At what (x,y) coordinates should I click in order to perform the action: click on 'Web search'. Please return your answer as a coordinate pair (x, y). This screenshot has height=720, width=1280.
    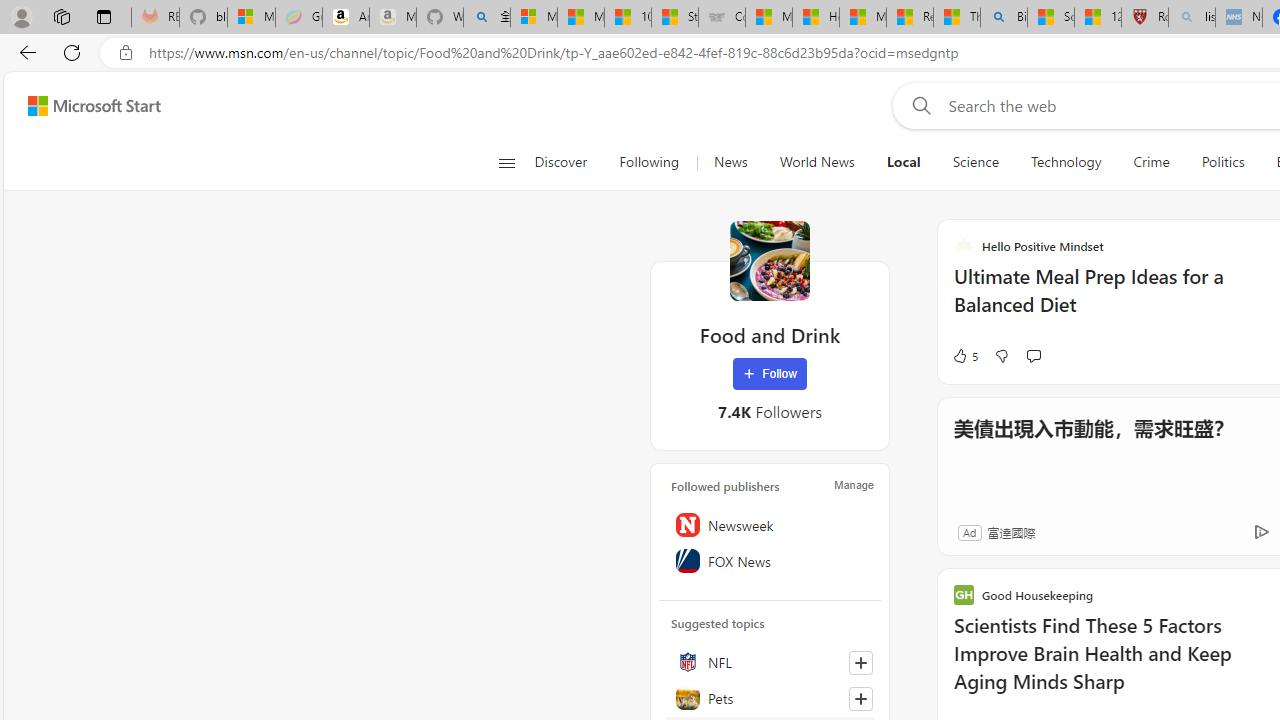
    Looking at the image, I should click on (916, 105).